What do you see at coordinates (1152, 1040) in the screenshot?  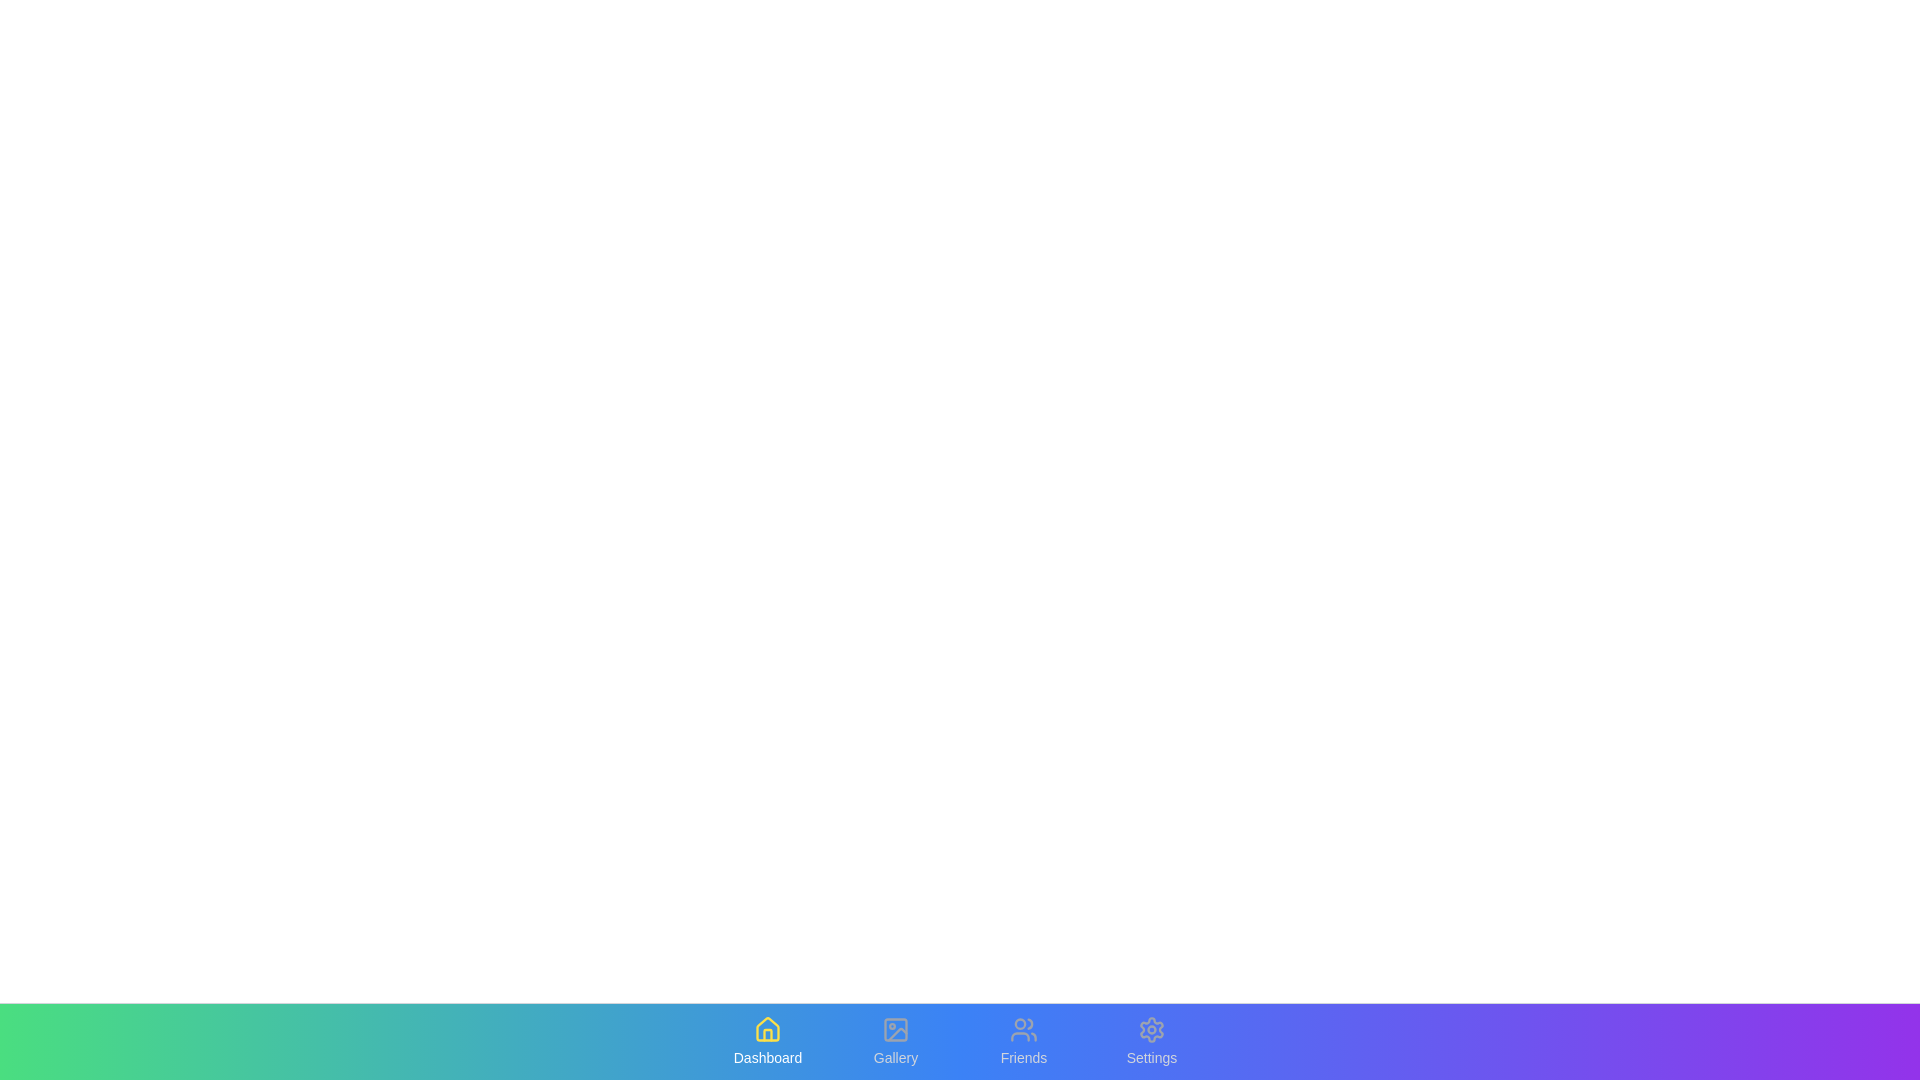 I see `the tab labeled Settings` at bounding box center [1152, 1040].